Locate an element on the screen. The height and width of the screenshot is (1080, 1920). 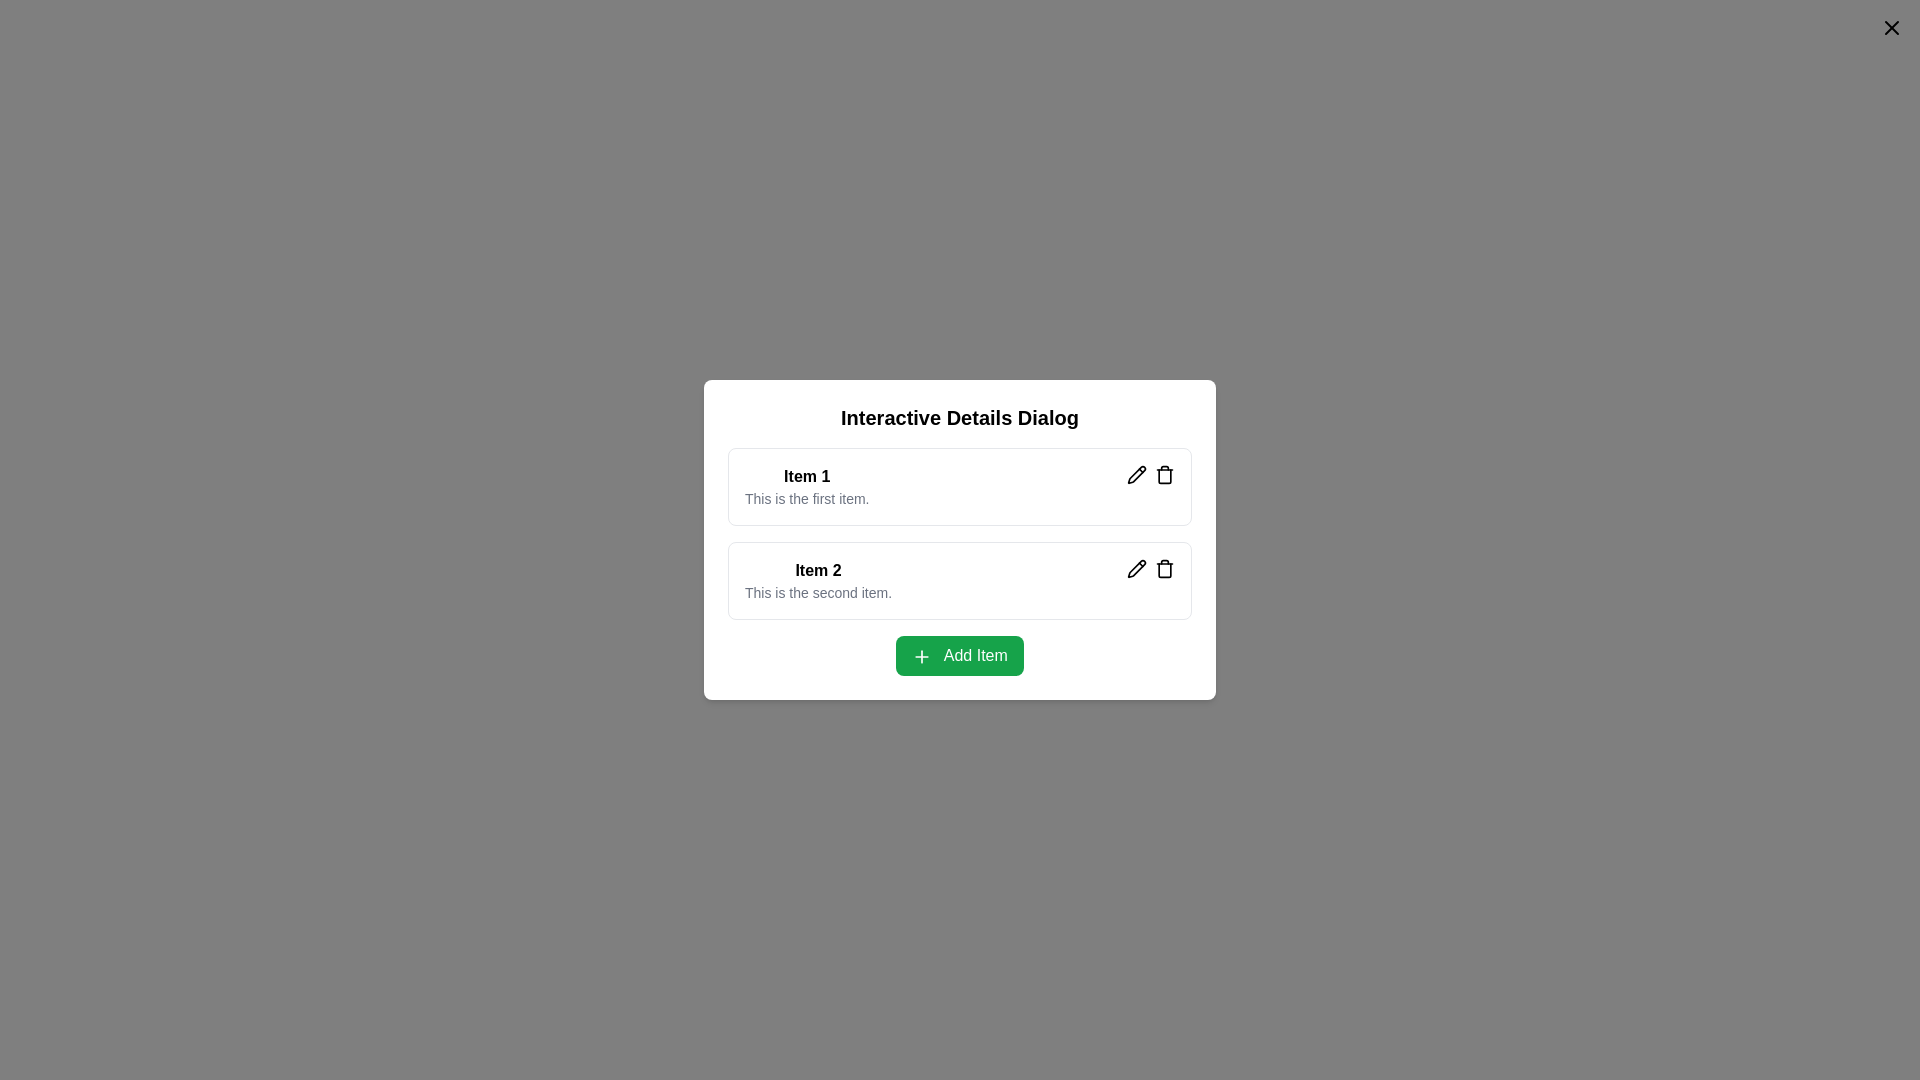
the static text element displaying 'This is the first item.' which is located below the title 'Item 1' in the dialog box is located at coordinates (807, 497).